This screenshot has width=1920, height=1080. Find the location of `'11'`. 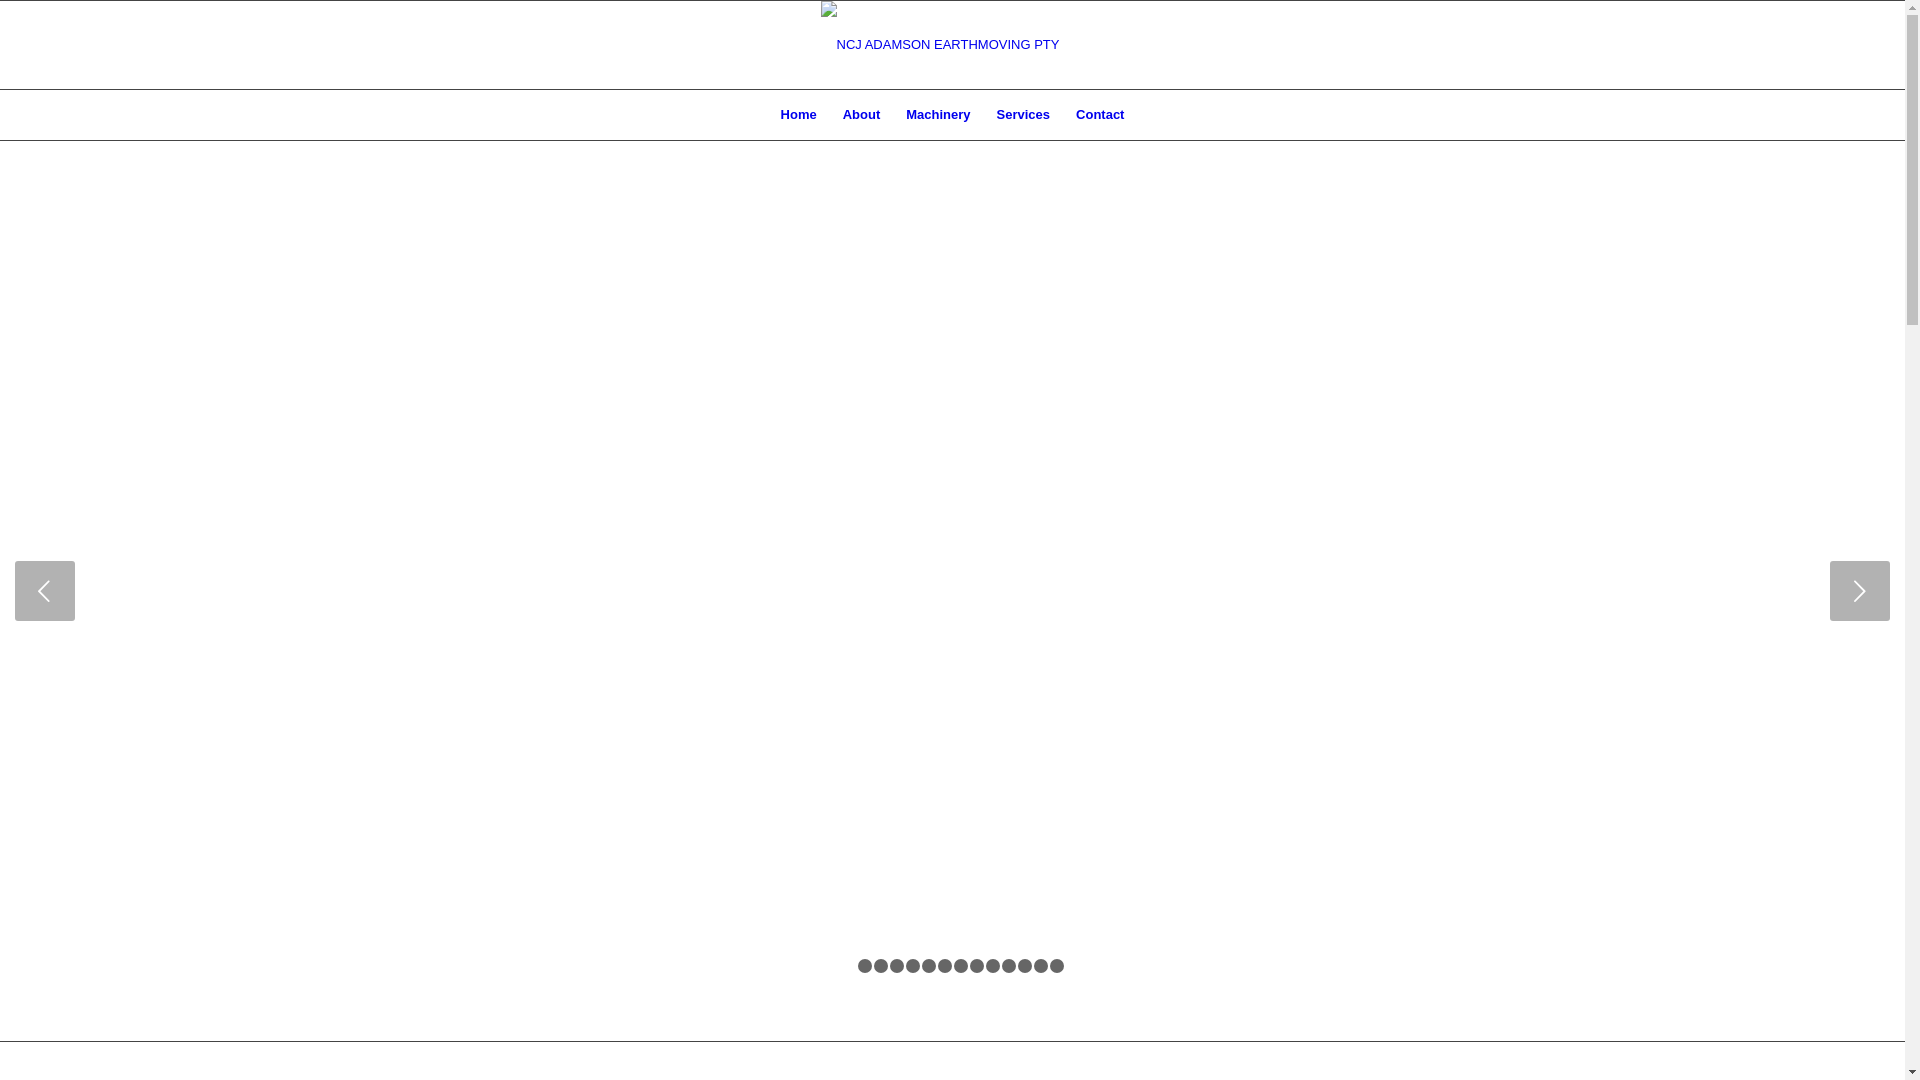

'11' is located at coordinates (1008, 964).